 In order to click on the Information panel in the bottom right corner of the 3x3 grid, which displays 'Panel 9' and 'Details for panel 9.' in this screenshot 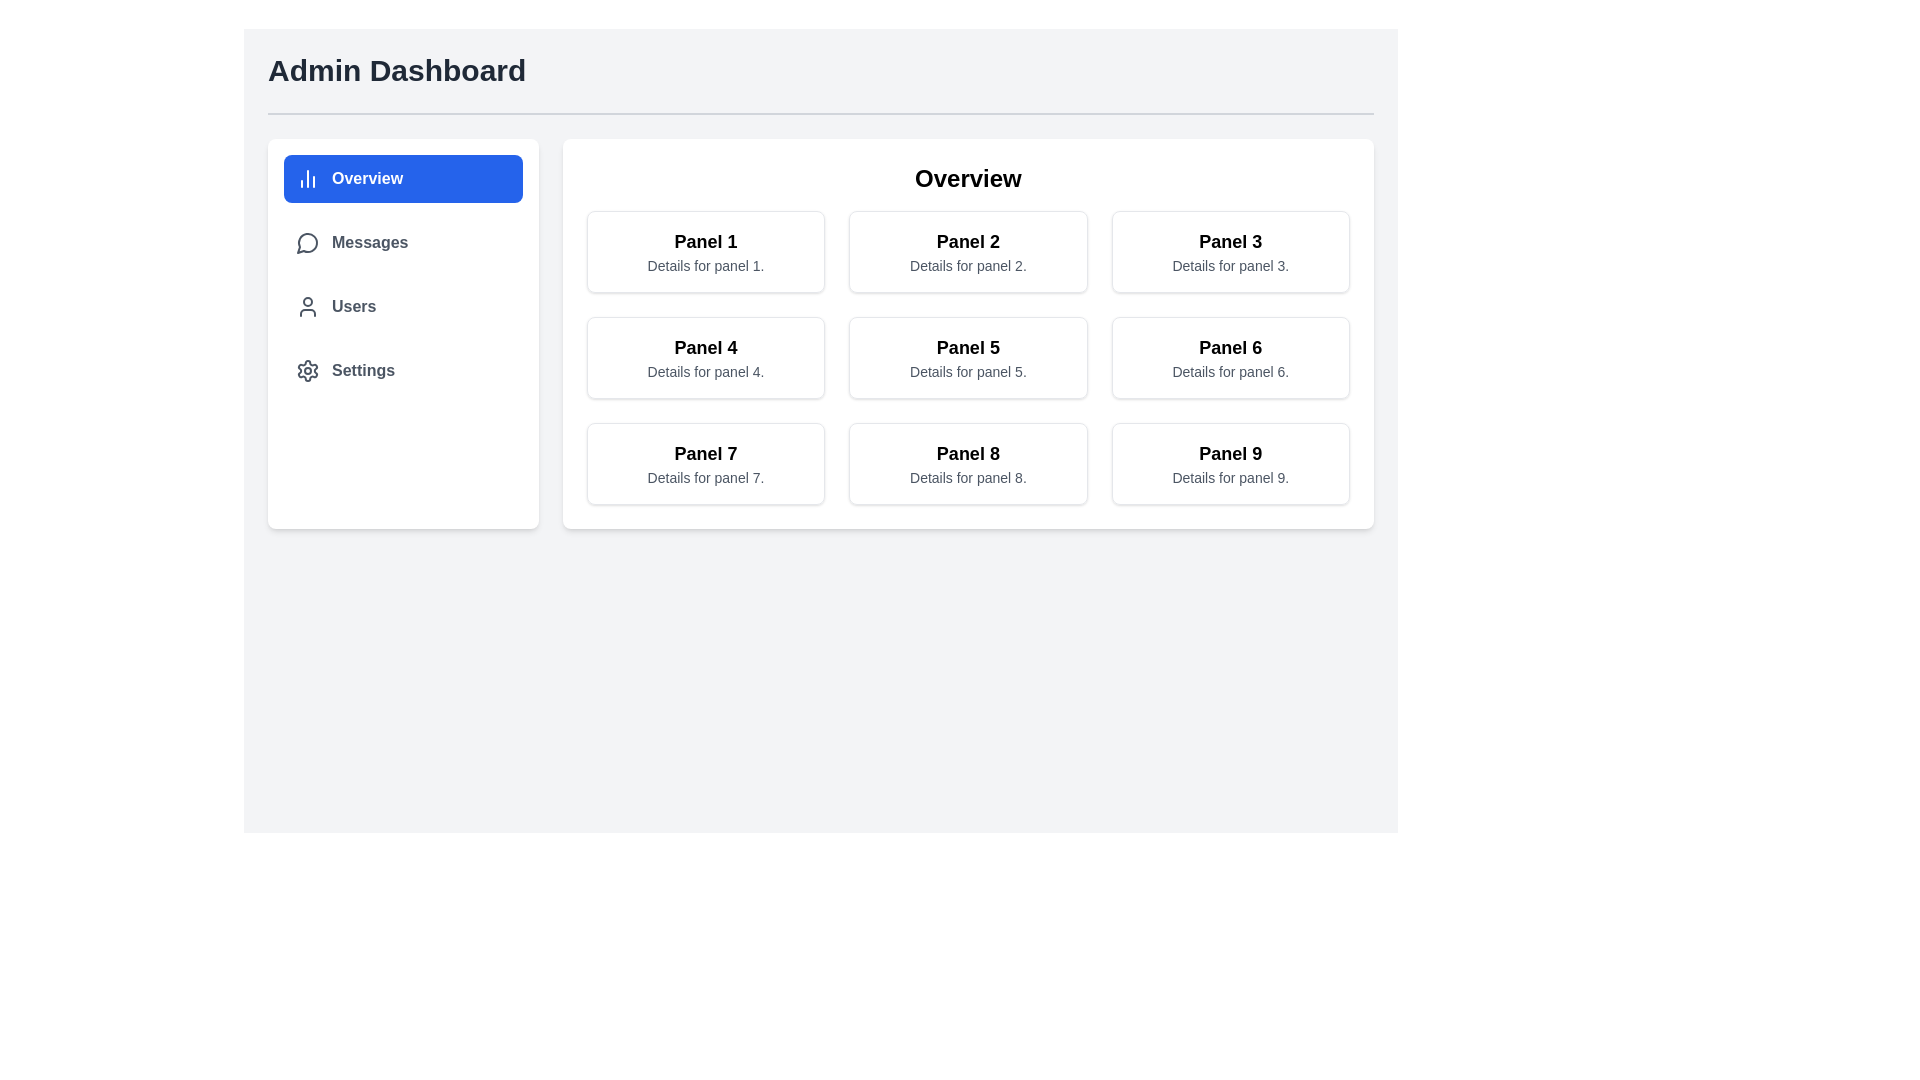, I will do `click(1229, 463)`.